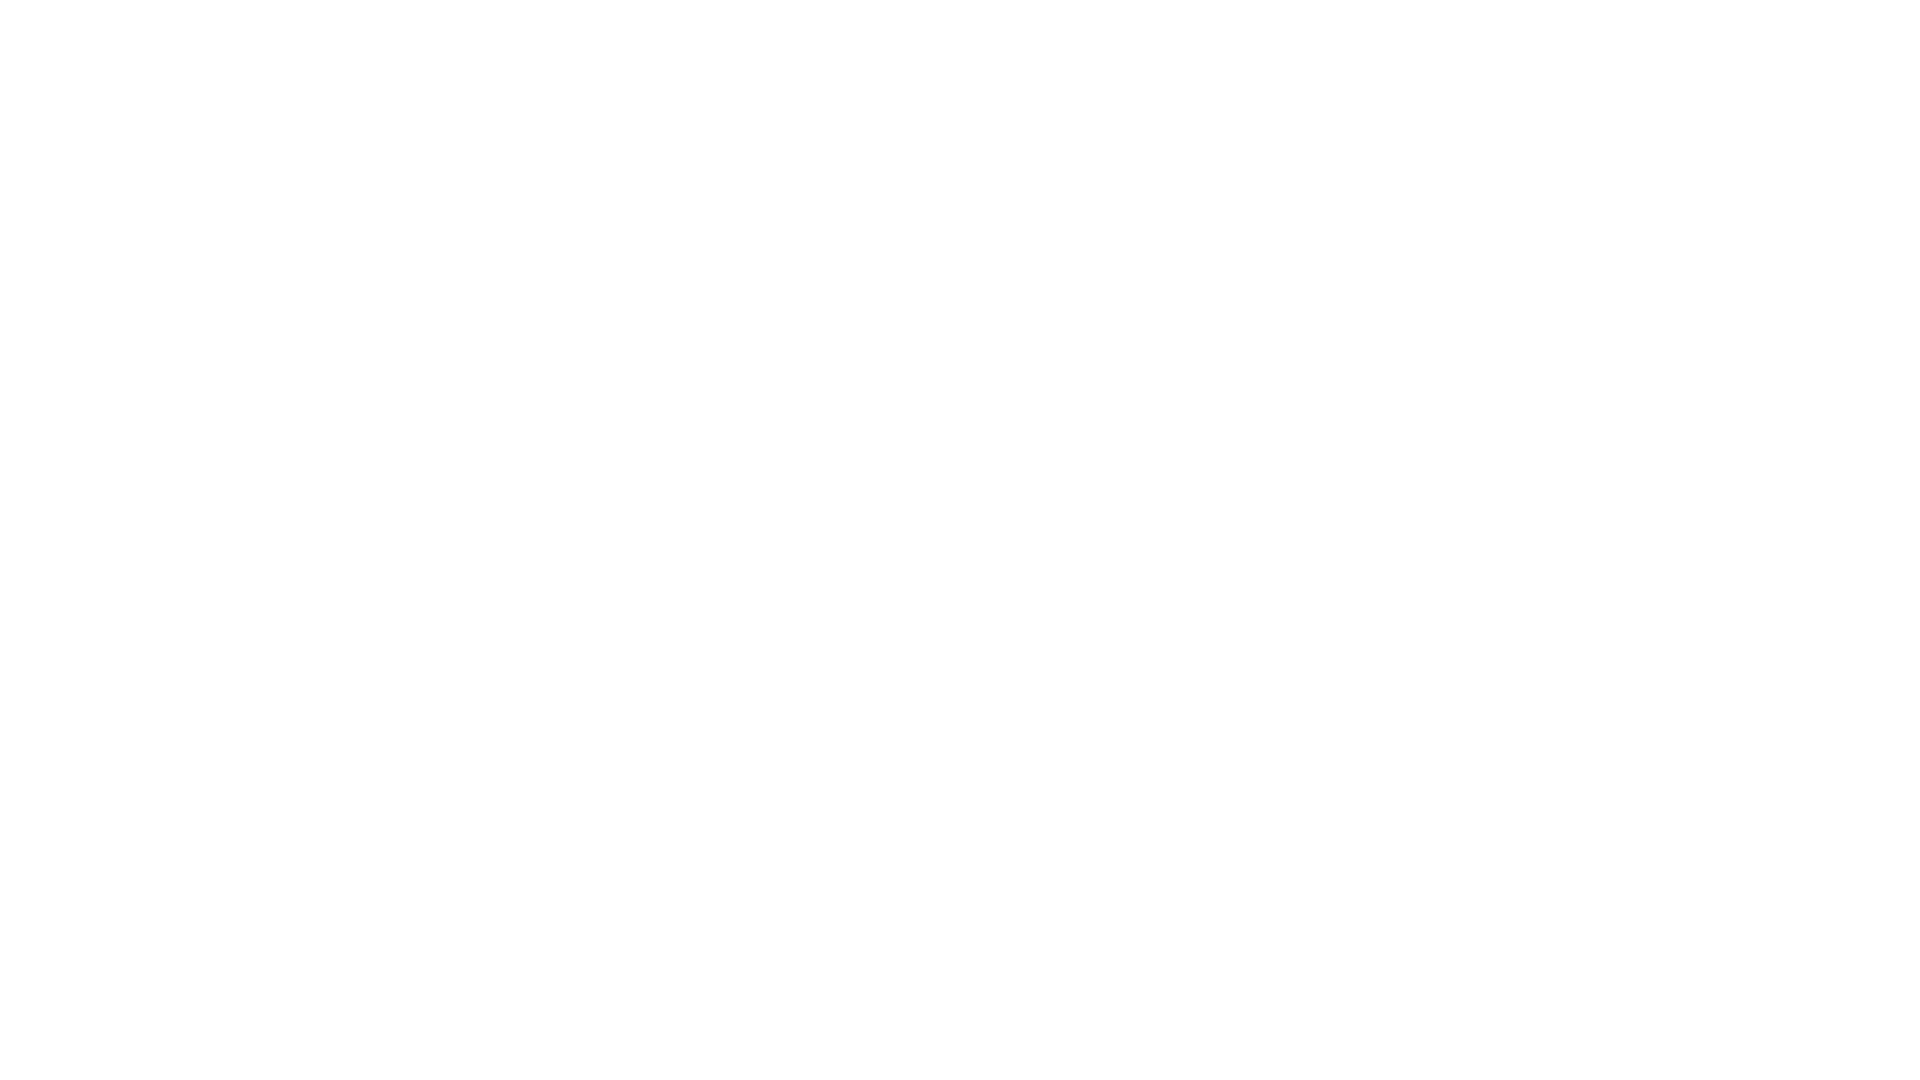  I want to click on Rewind 15 Seconds, so click(1479, 26).